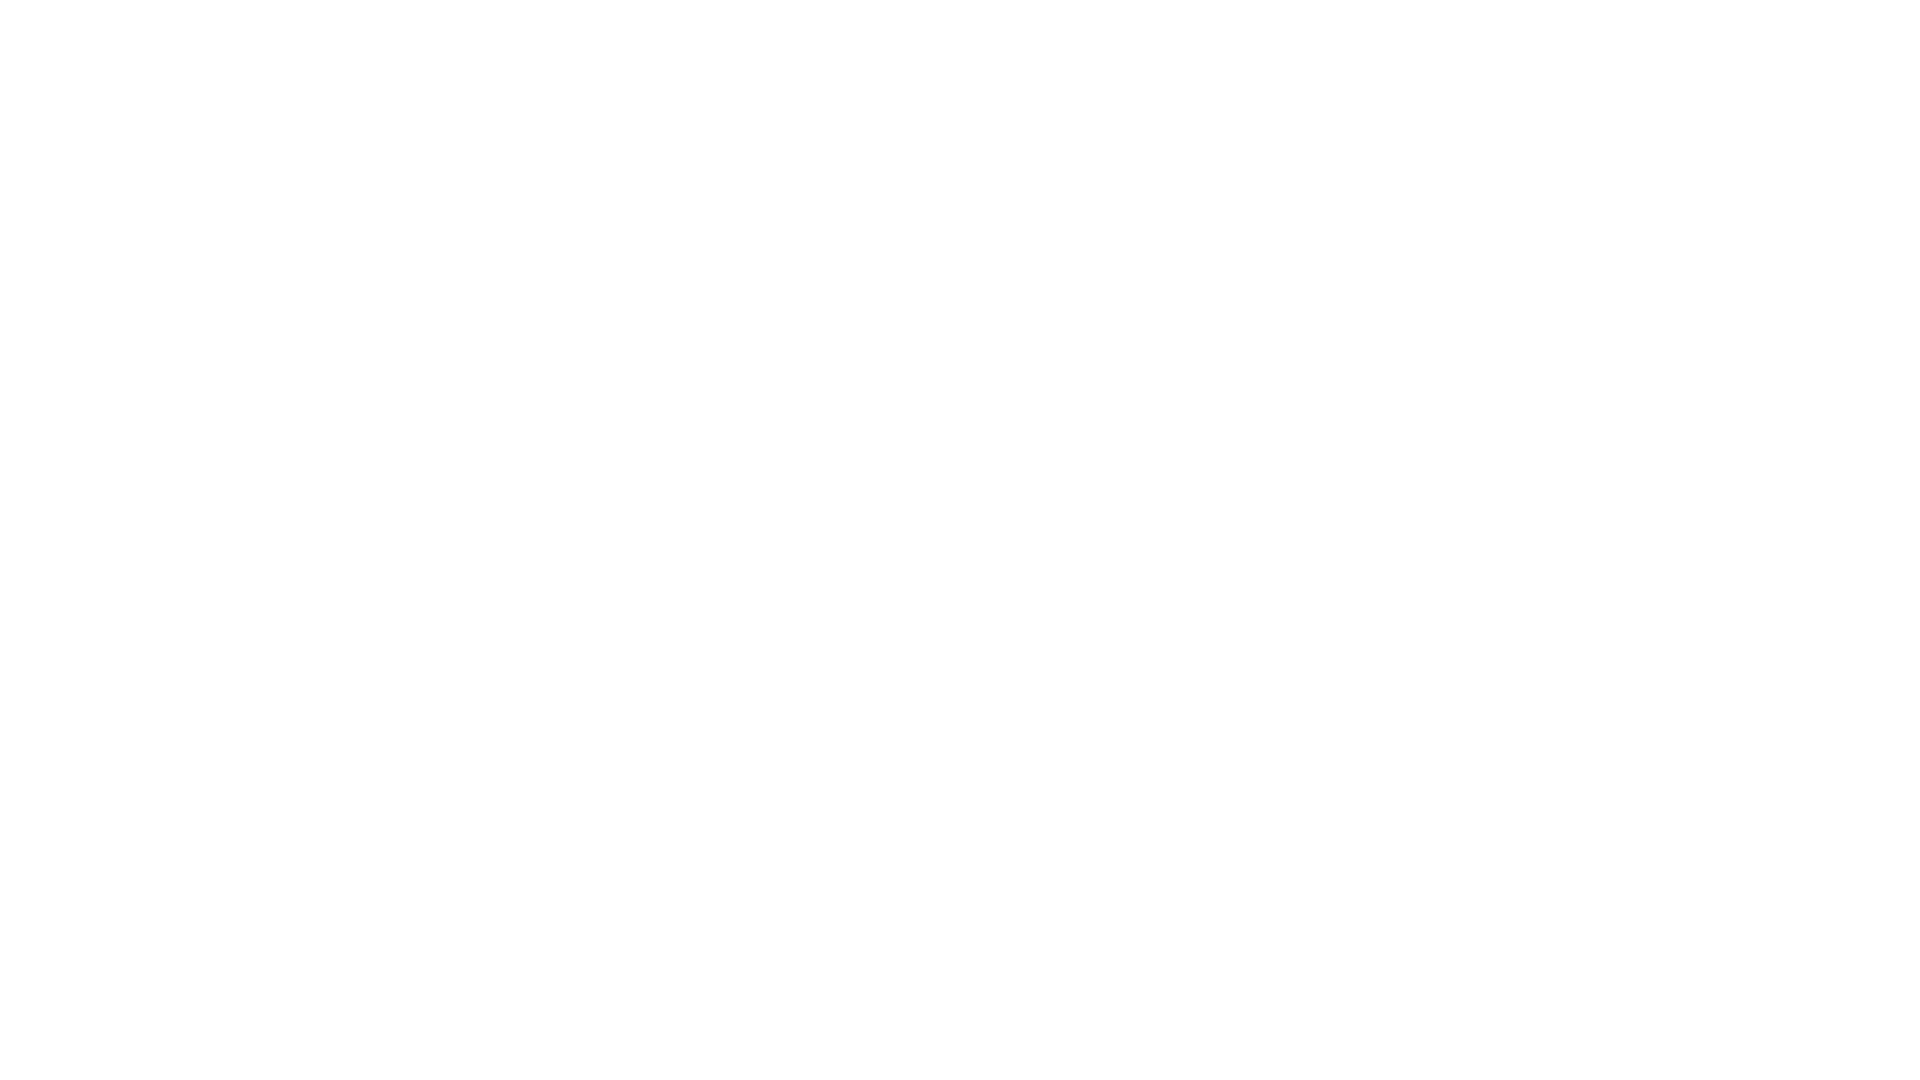  I want to click on Rewind 15 Seconds, so click(1479, 26).